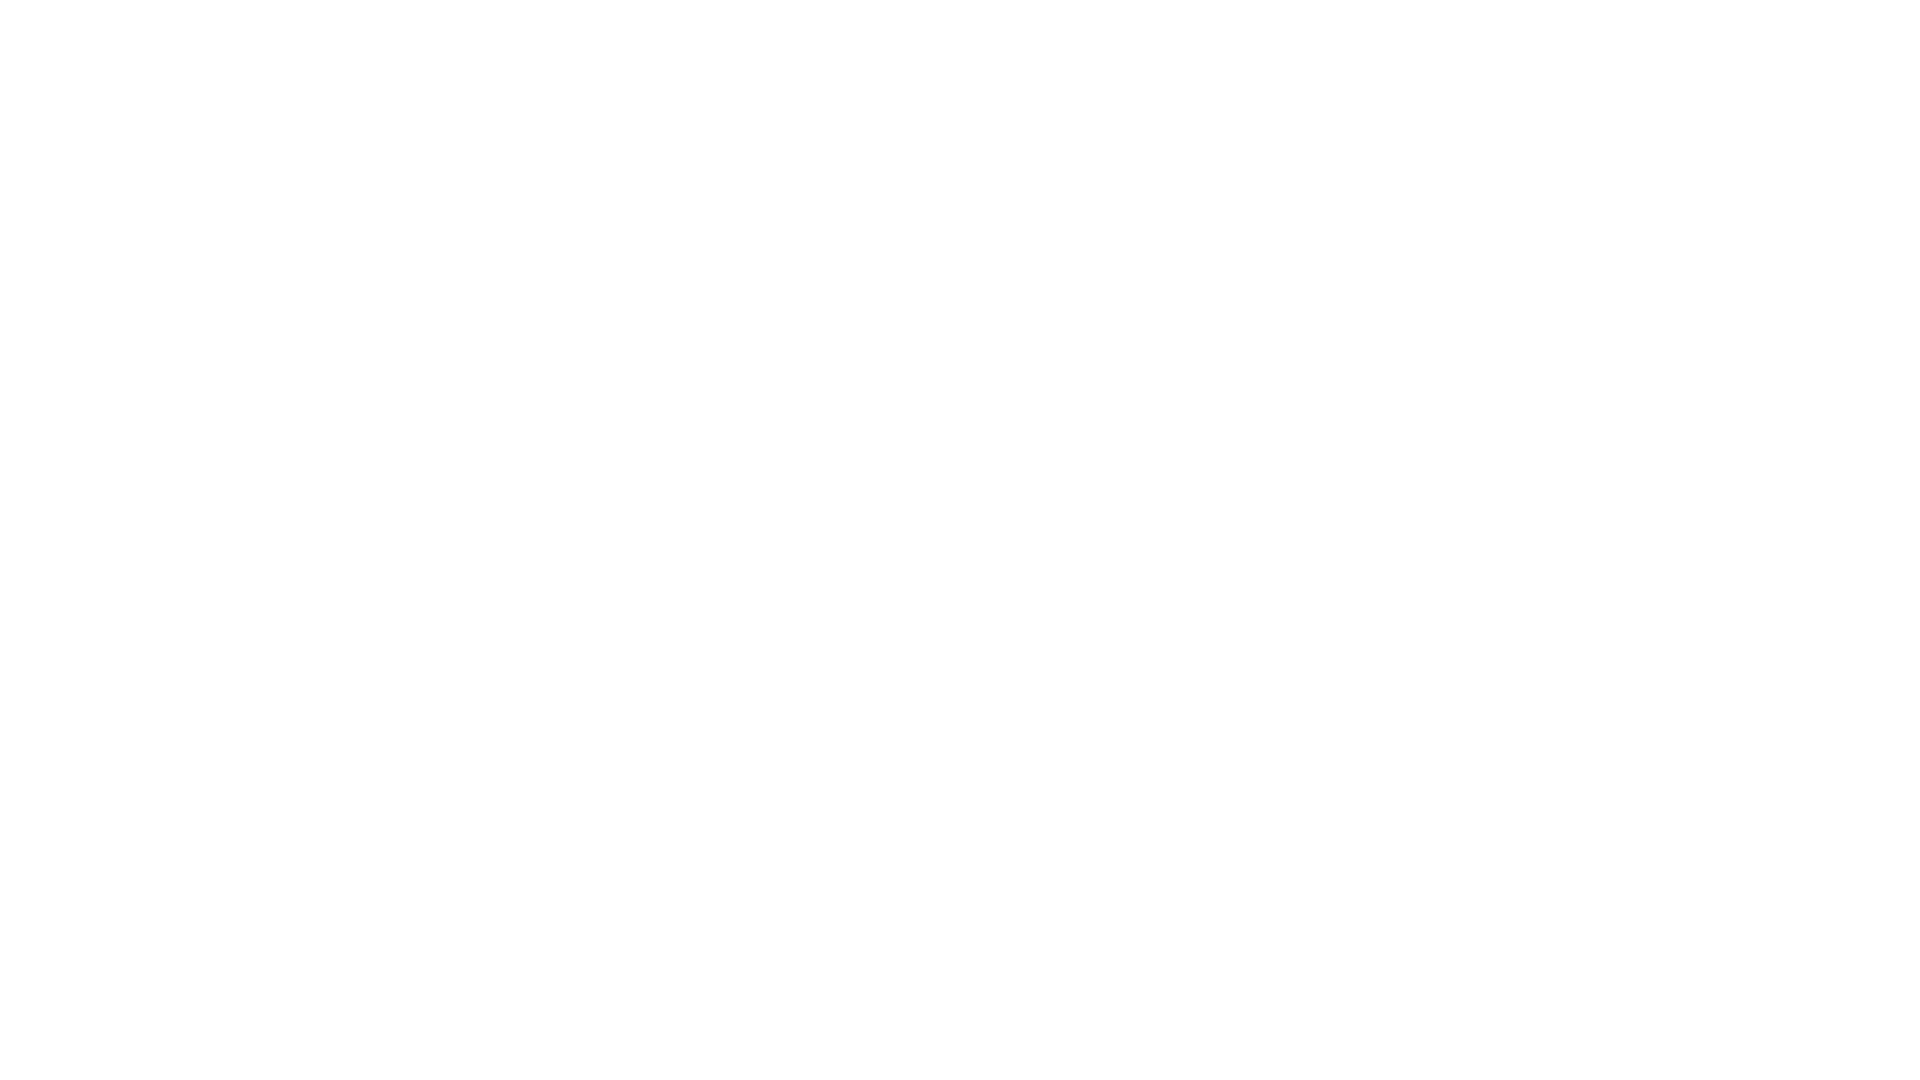  I want to click on Rewind 15 Seconds, so click(1479, 26).